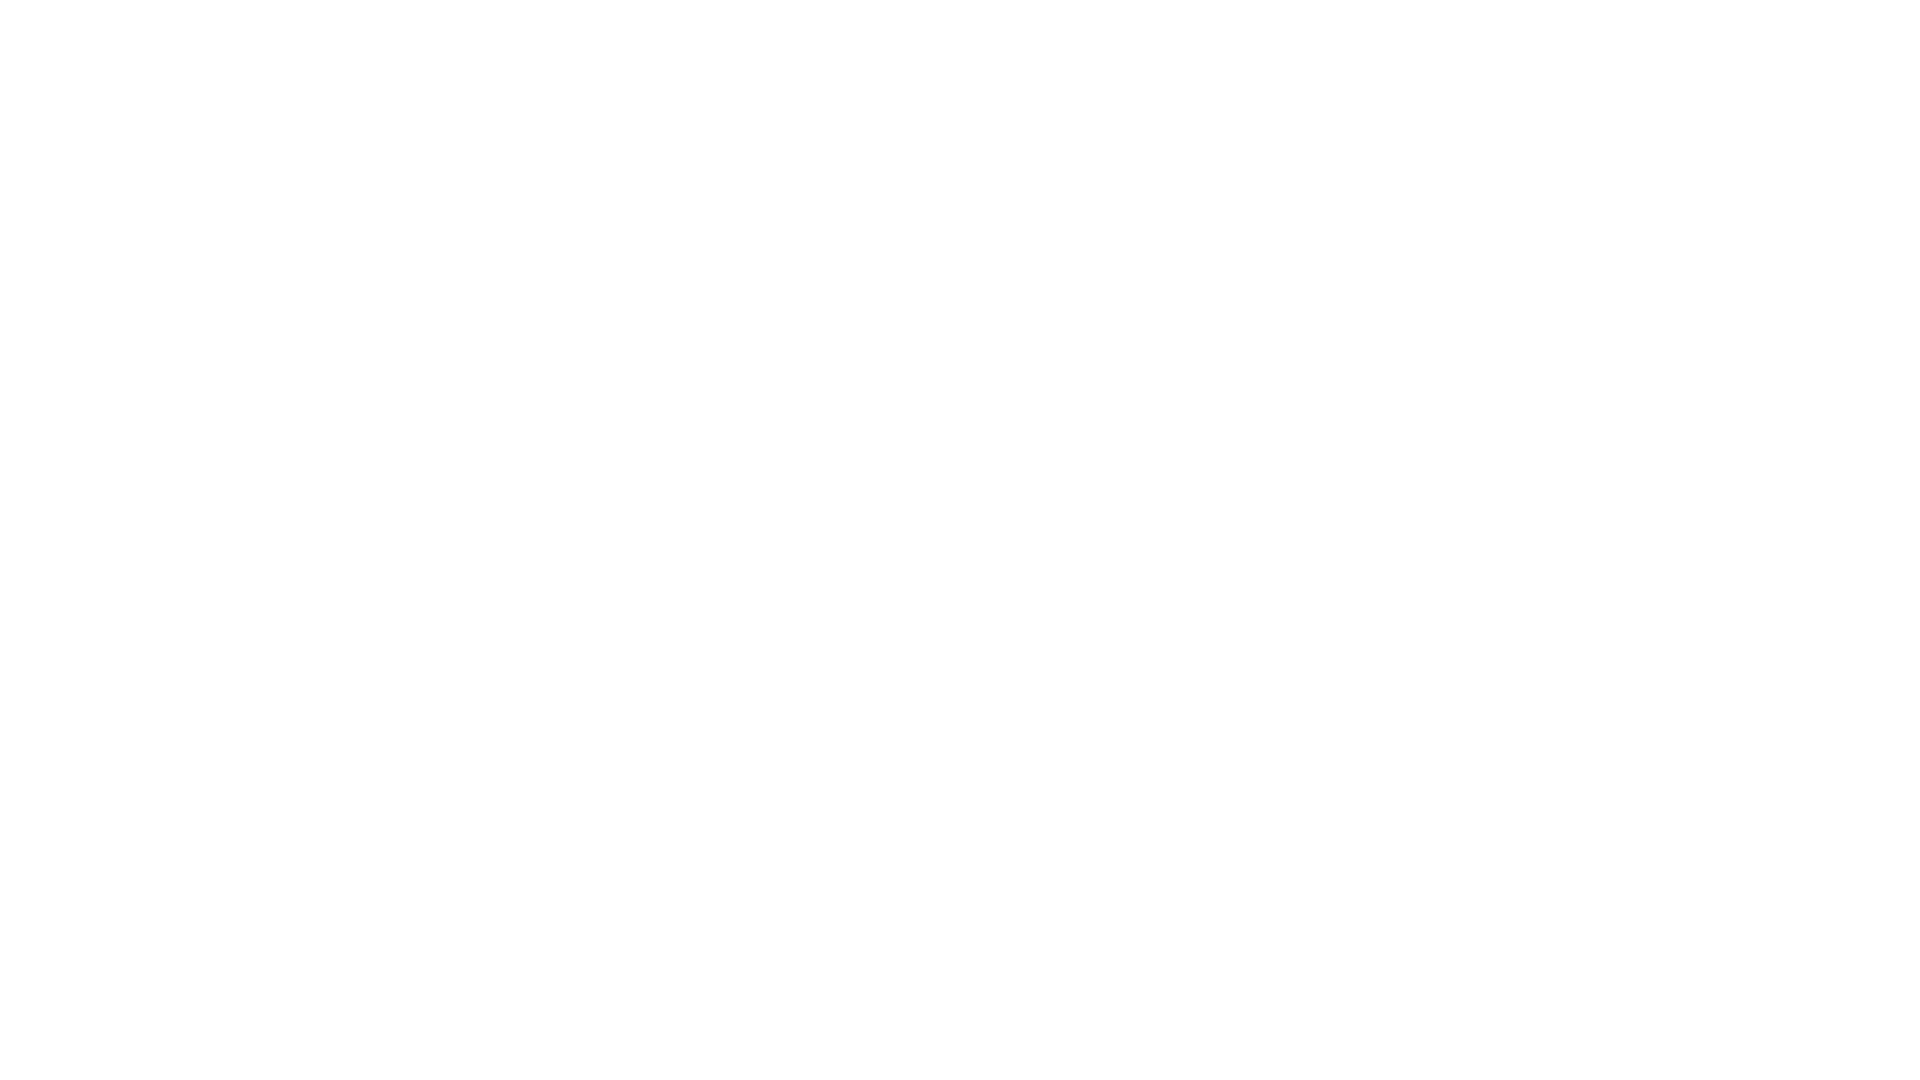  I want to click on Rewind 15 Seconds, so click(1479, 26).